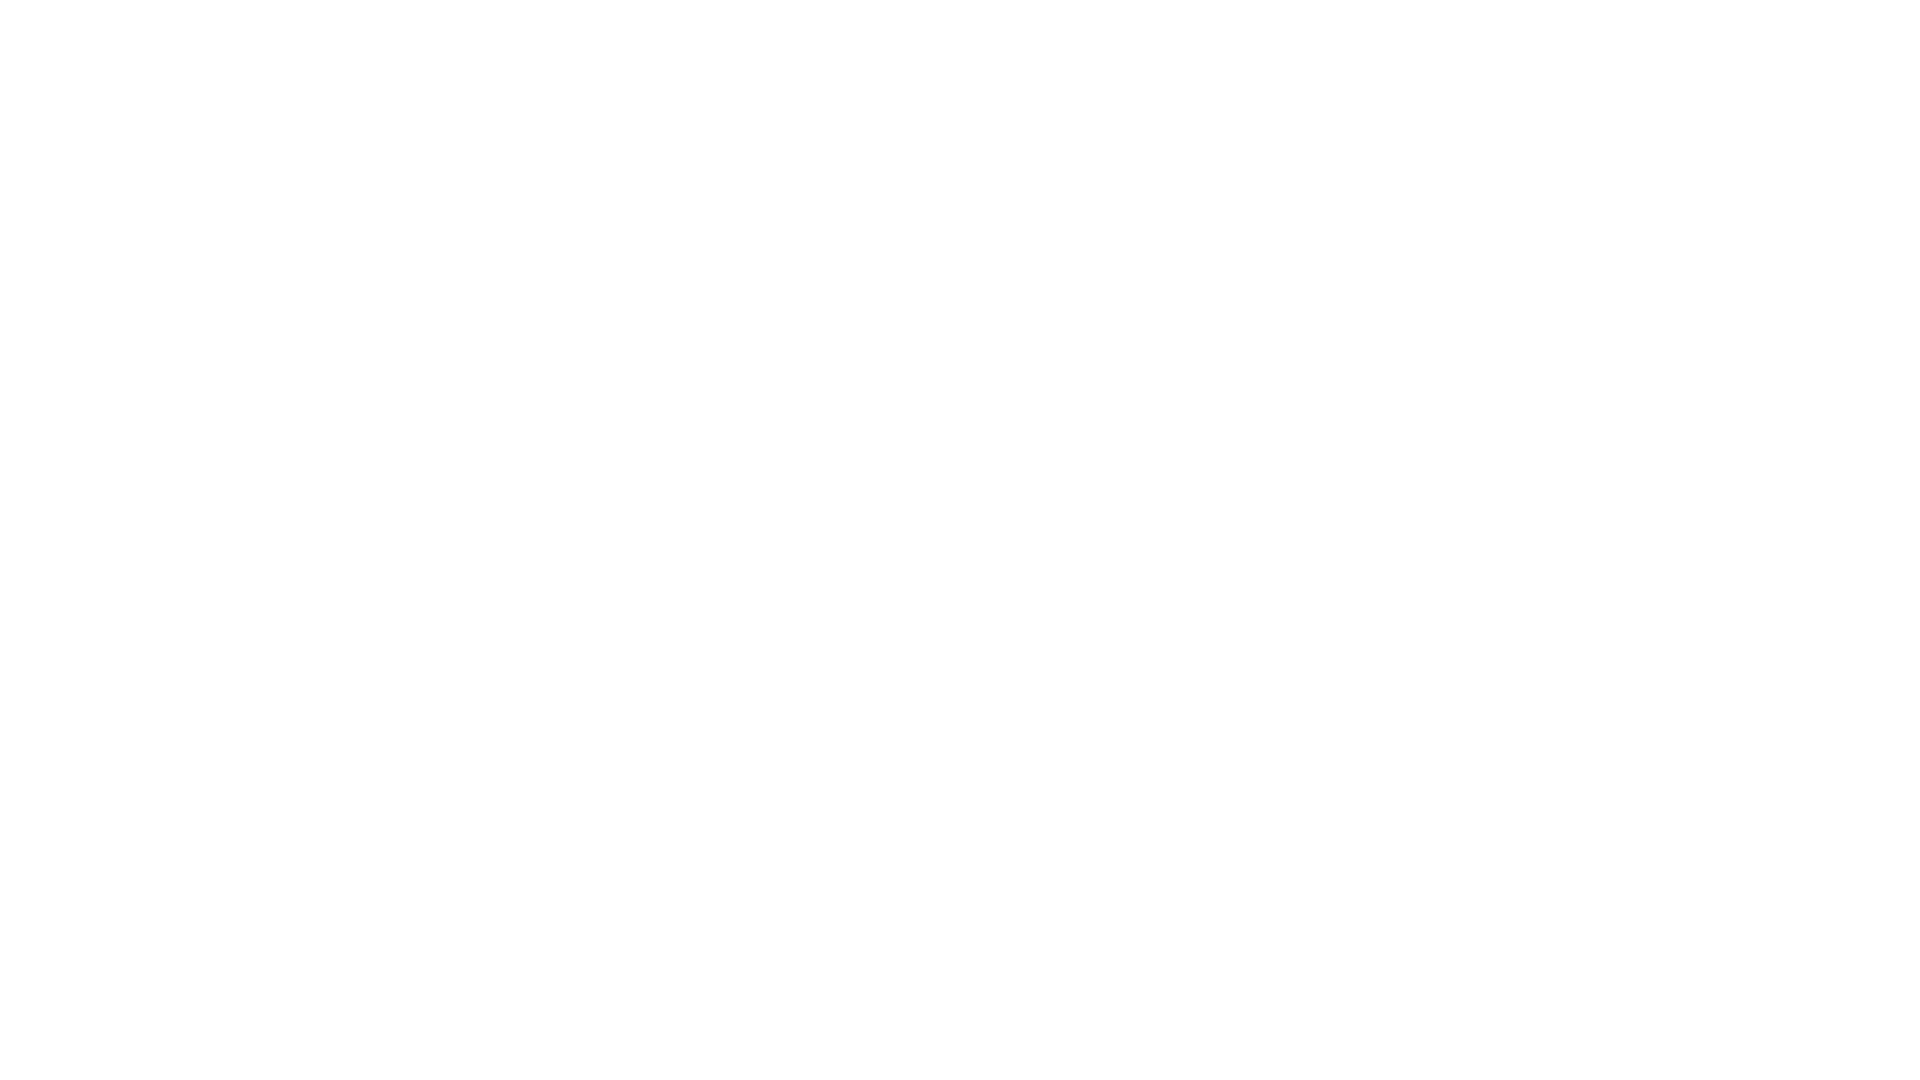  I want to click on Rewind 15 Seconds, so click(1479, 26).